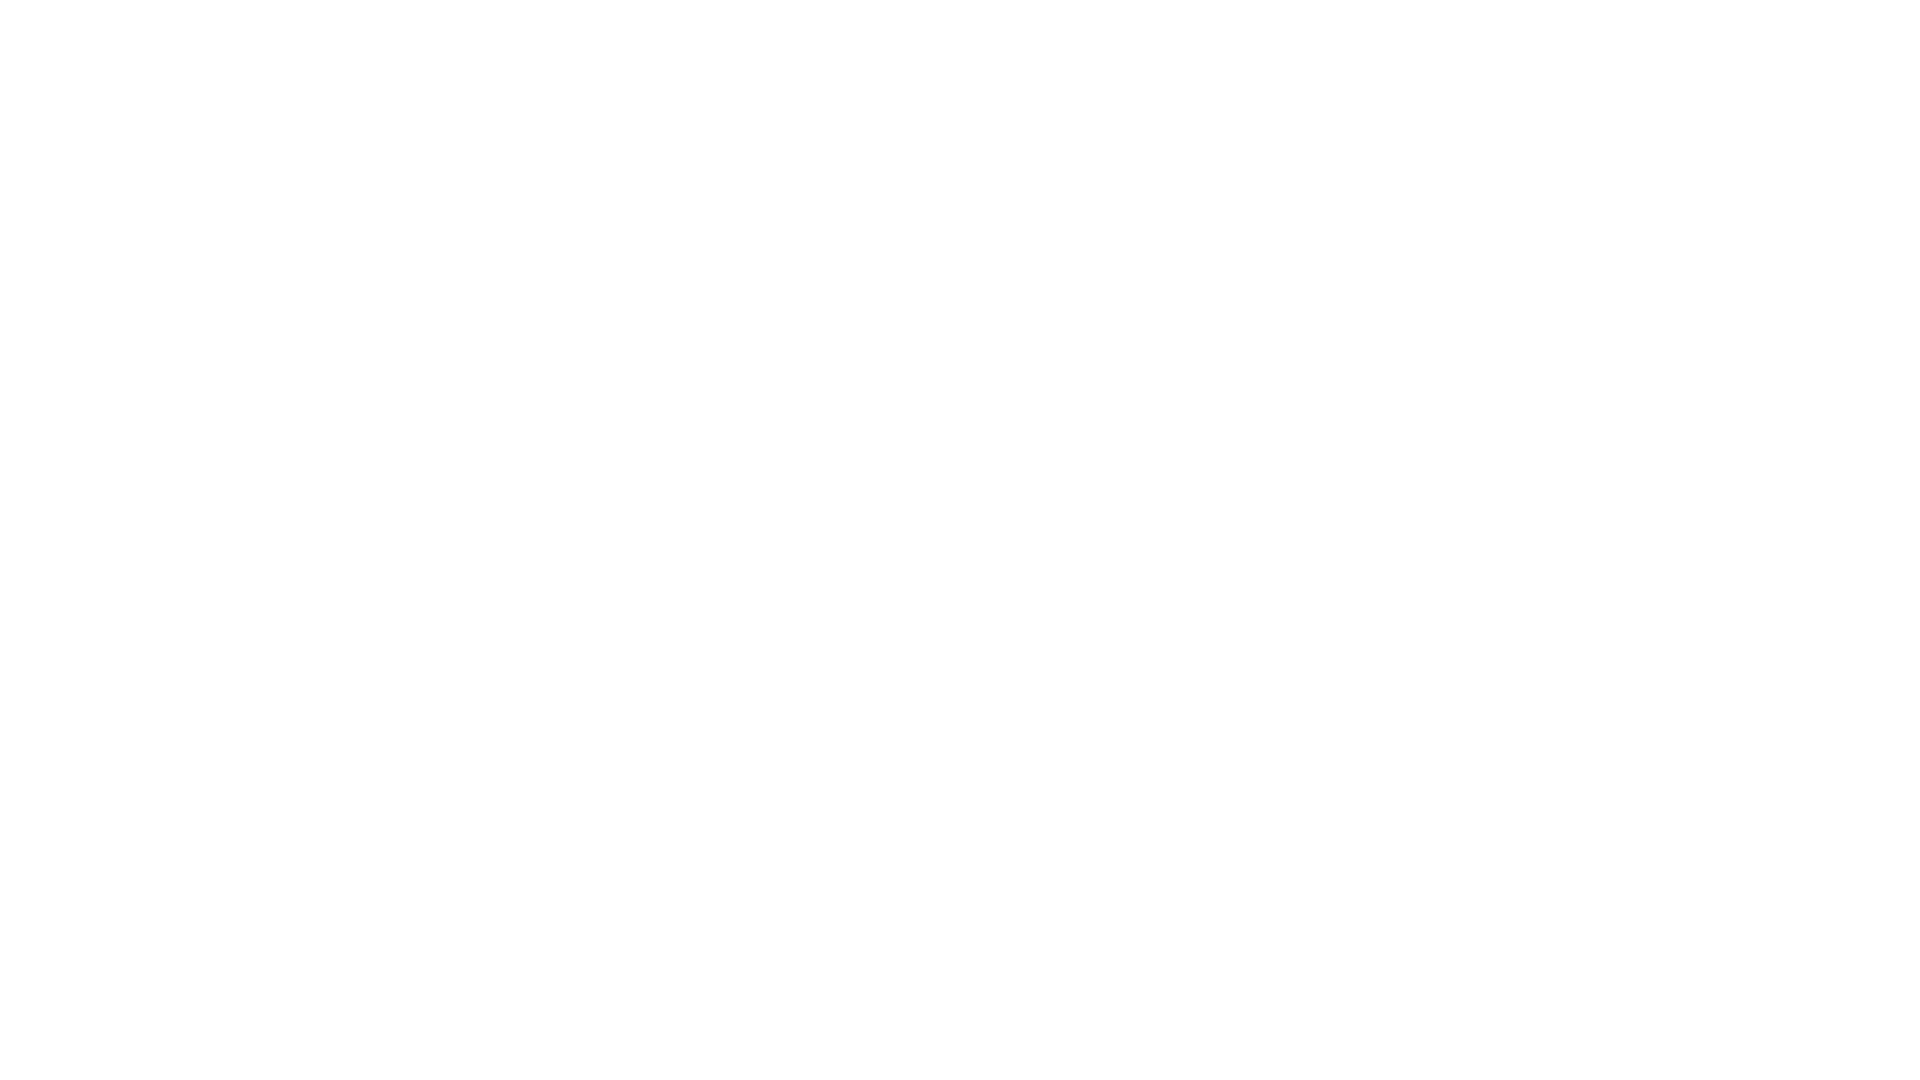  I want to click on Rewind 15 Seconds, so click(1479, 26).